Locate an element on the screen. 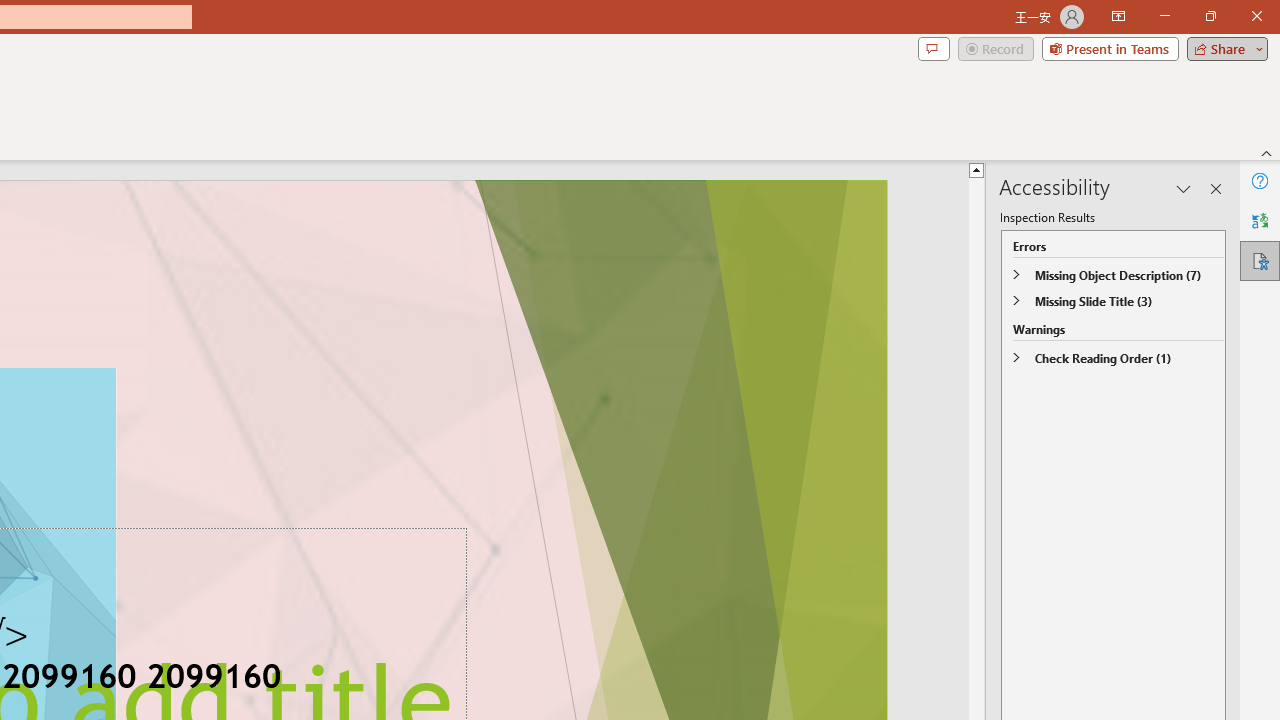 Image resolution: width=1280 pixels, height=720 pixels. 'Translator' is located at coordinates (1259, 221).